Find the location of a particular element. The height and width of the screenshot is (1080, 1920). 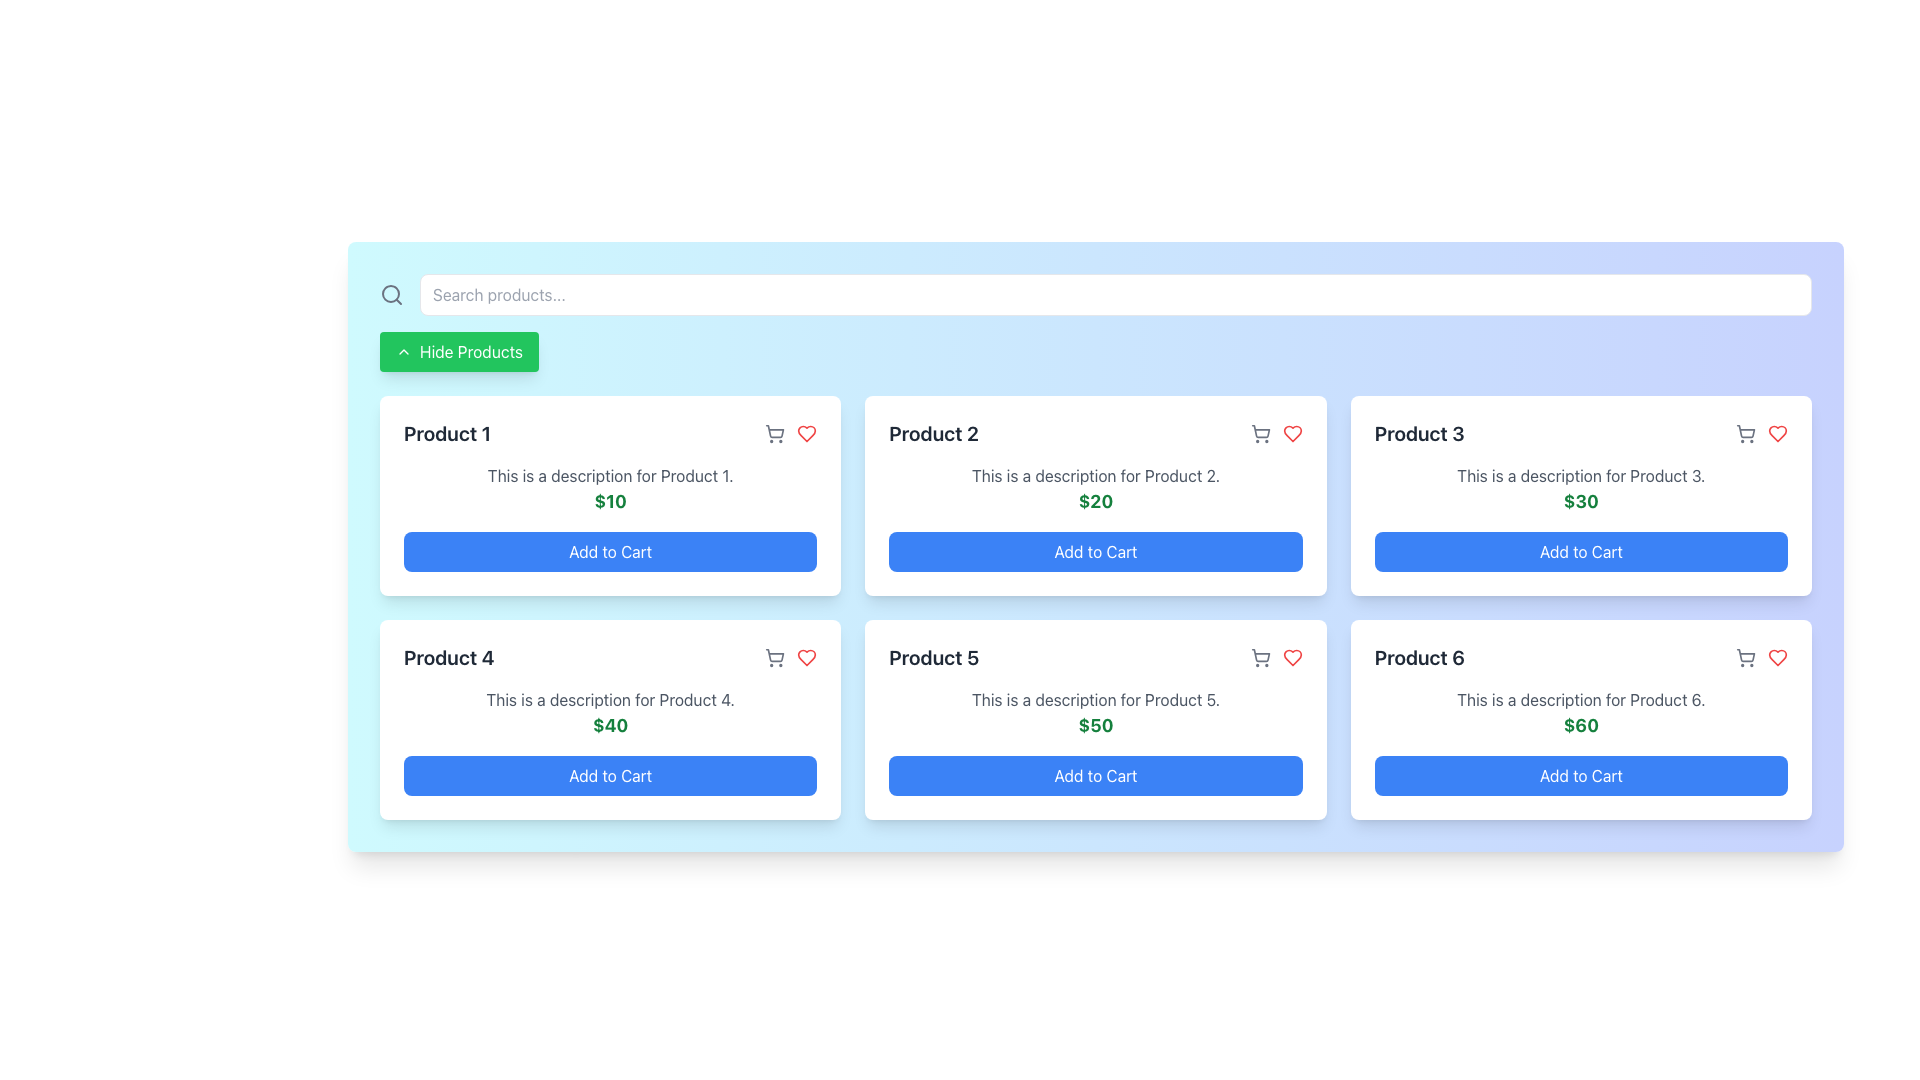

the informational static text element located within the card labeled 'Product 5', which is the second textual element directly below the title and above the price and 'Add to Cart' button is located at coordinates (1094, 698).